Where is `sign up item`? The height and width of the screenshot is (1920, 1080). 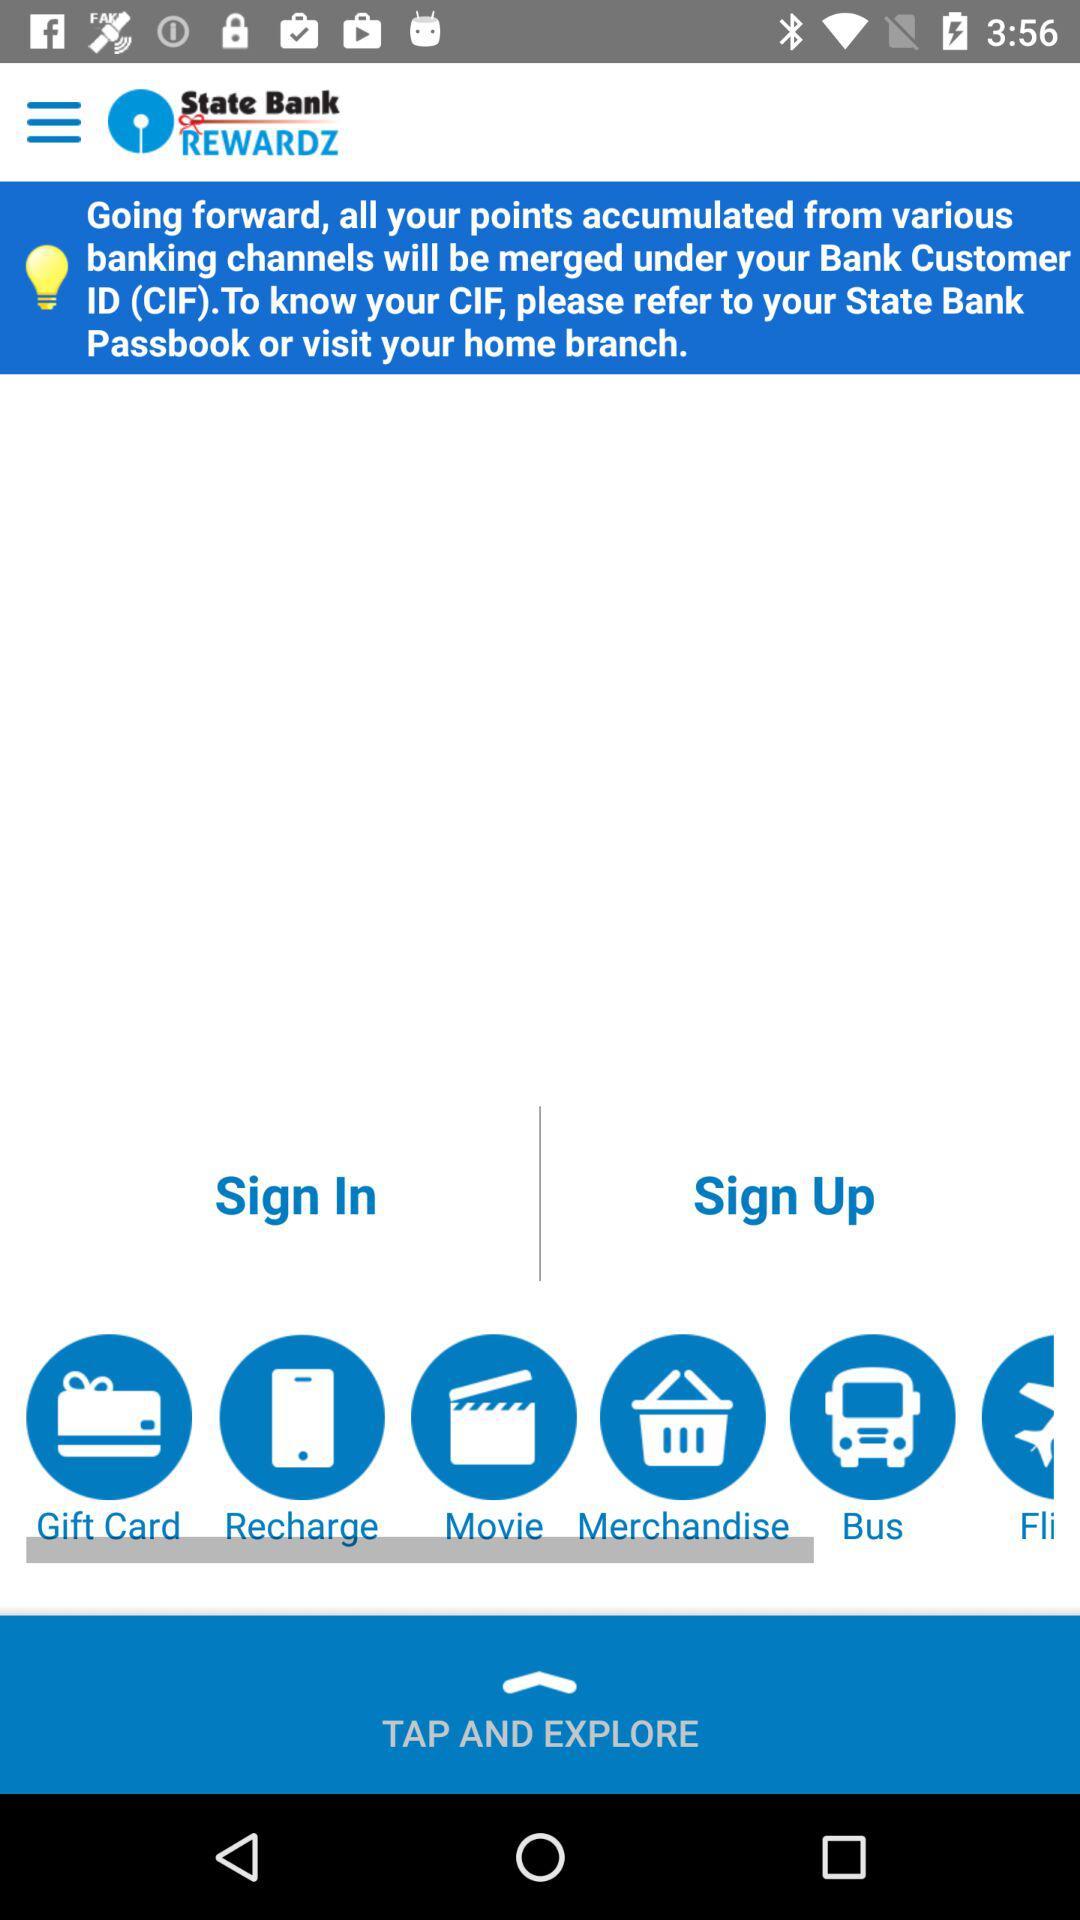
sign up item is located at coordinates (783, 1193).